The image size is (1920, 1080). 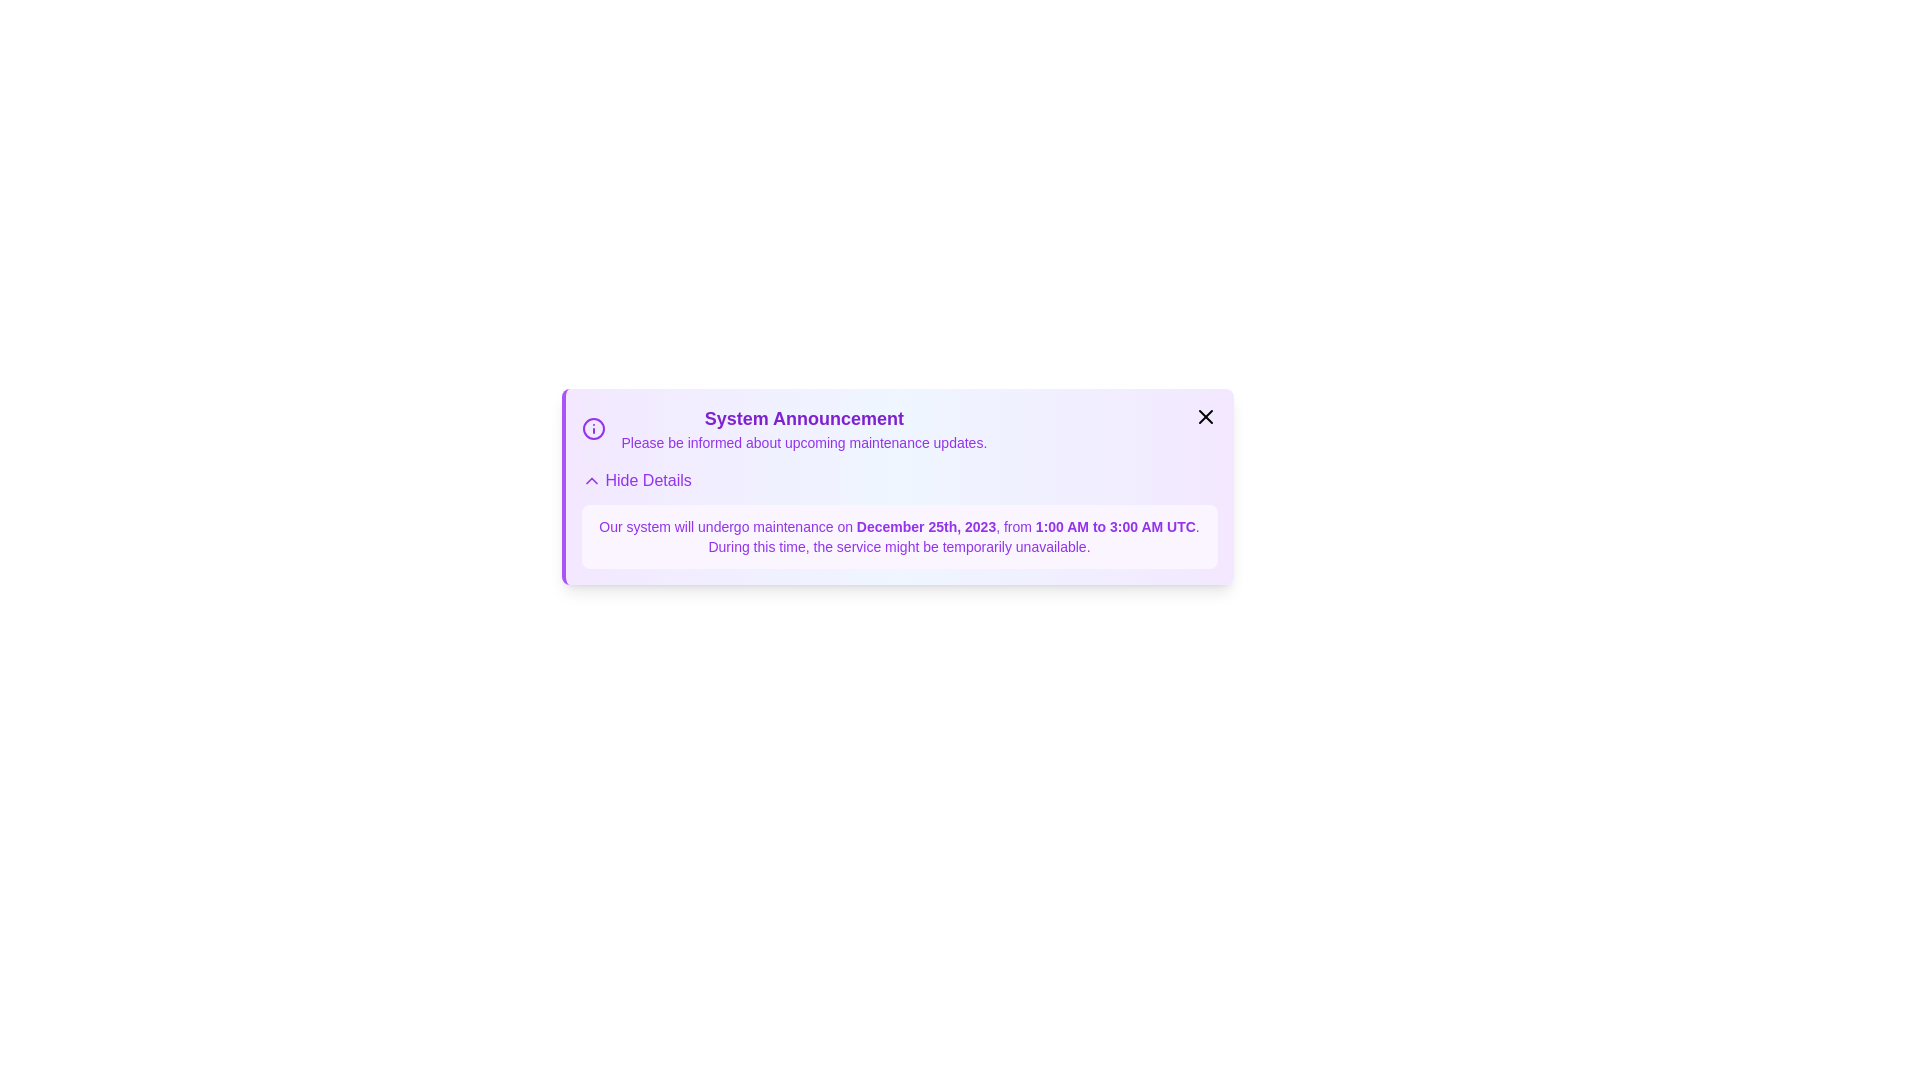 What do you see at coordinates (1204, 415) in the screenshot?
I see `the 'X' mark Close button represented as an SVG graphic located in the top-right corner of the notification box` at bounding box center [1204, 415].